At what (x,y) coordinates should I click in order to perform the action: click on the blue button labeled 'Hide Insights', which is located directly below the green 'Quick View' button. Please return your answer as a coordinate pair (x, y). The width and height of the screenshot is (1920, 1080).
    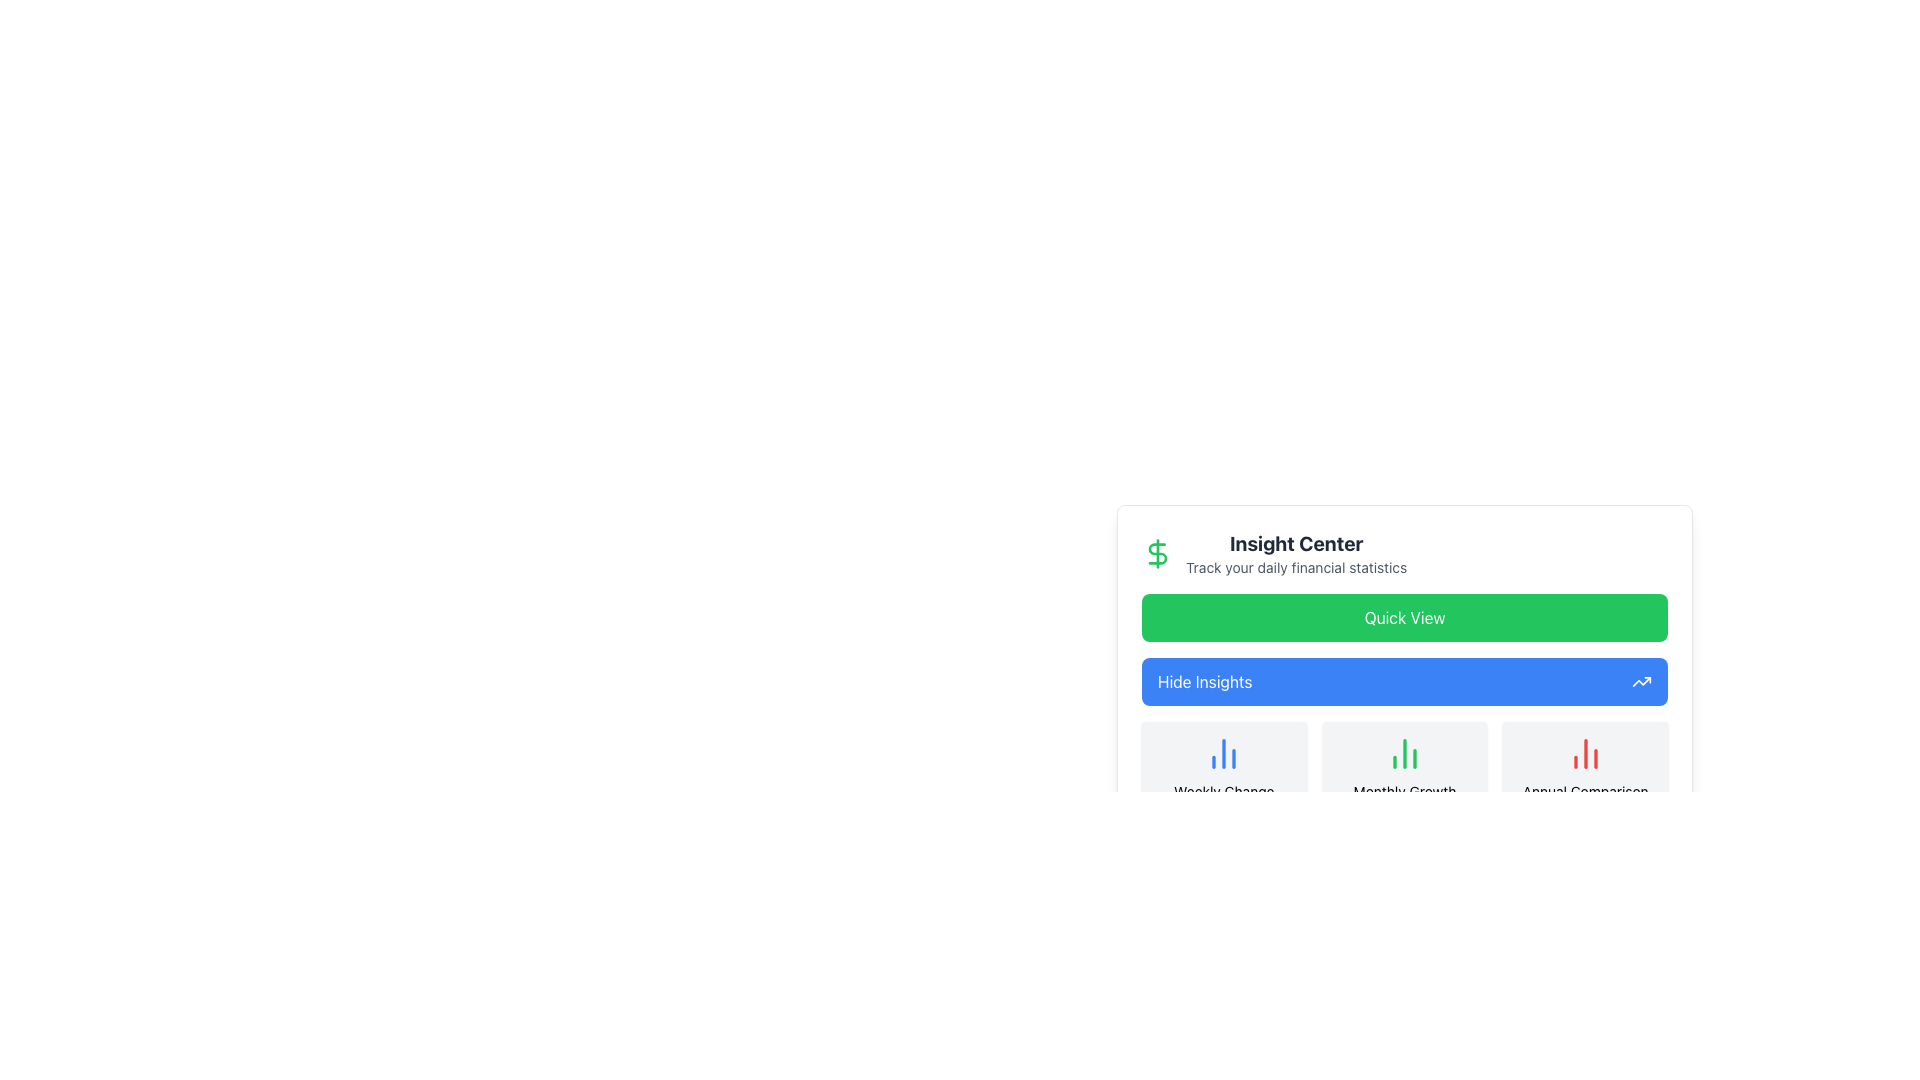
    Looking at the image, I should click on (1404, 686).